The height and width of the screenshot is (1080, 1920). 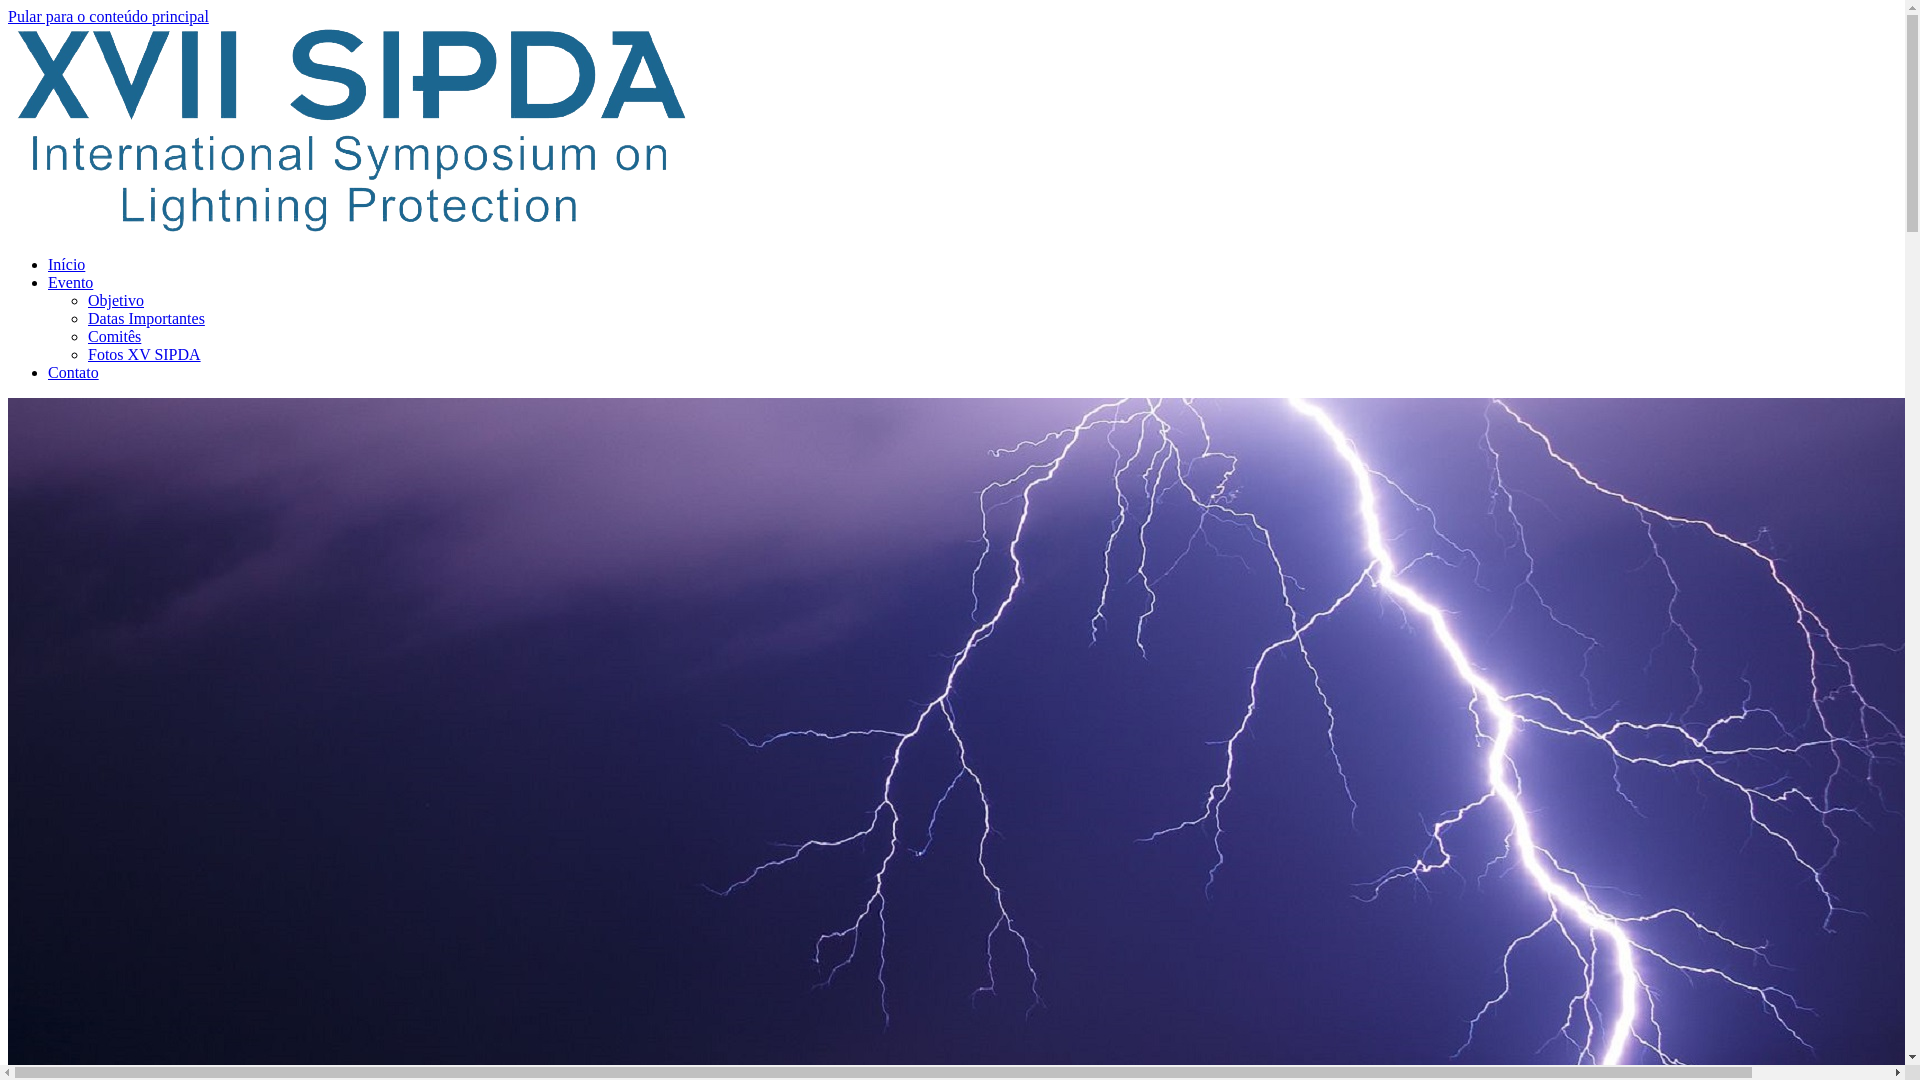 I want to click on 'Objetivo', so click(x=114, y=300).